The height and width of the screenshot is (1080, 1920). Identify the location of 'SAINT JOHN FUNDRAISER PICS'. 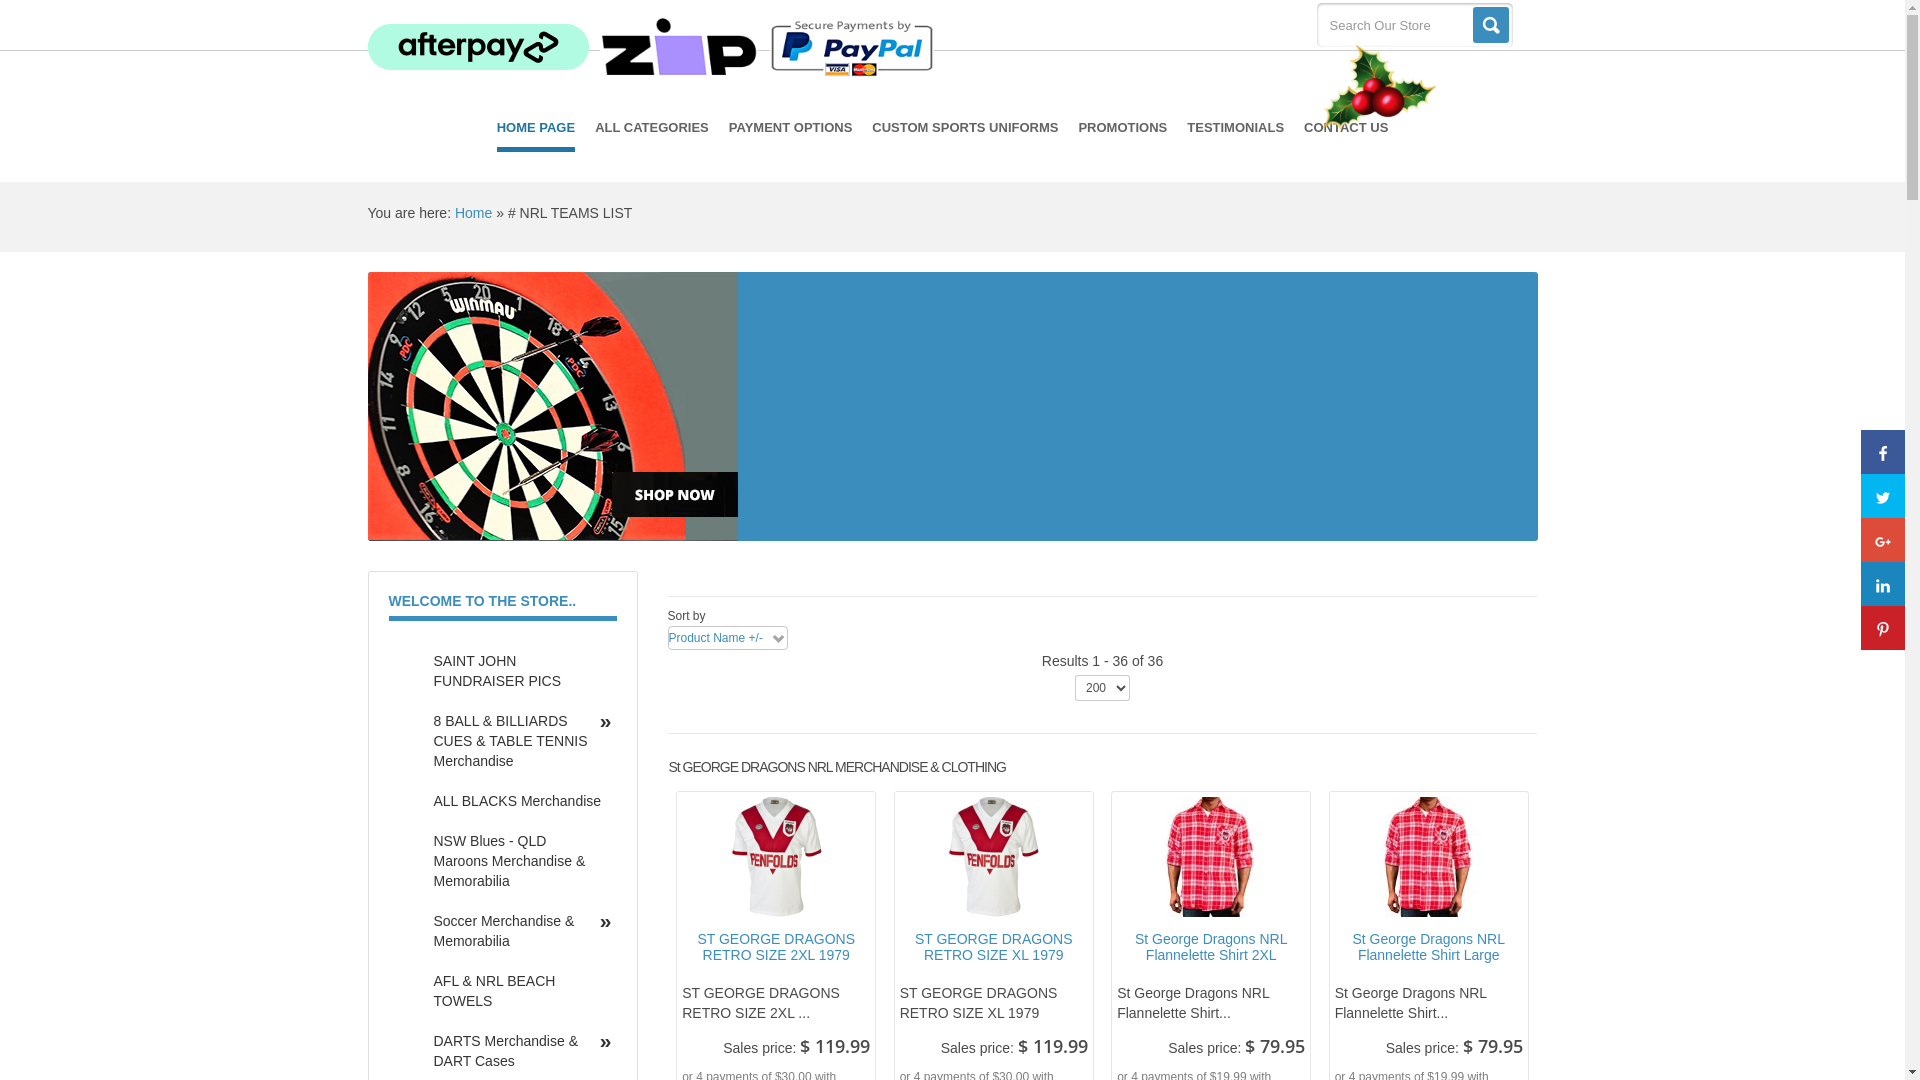
(517, 671).